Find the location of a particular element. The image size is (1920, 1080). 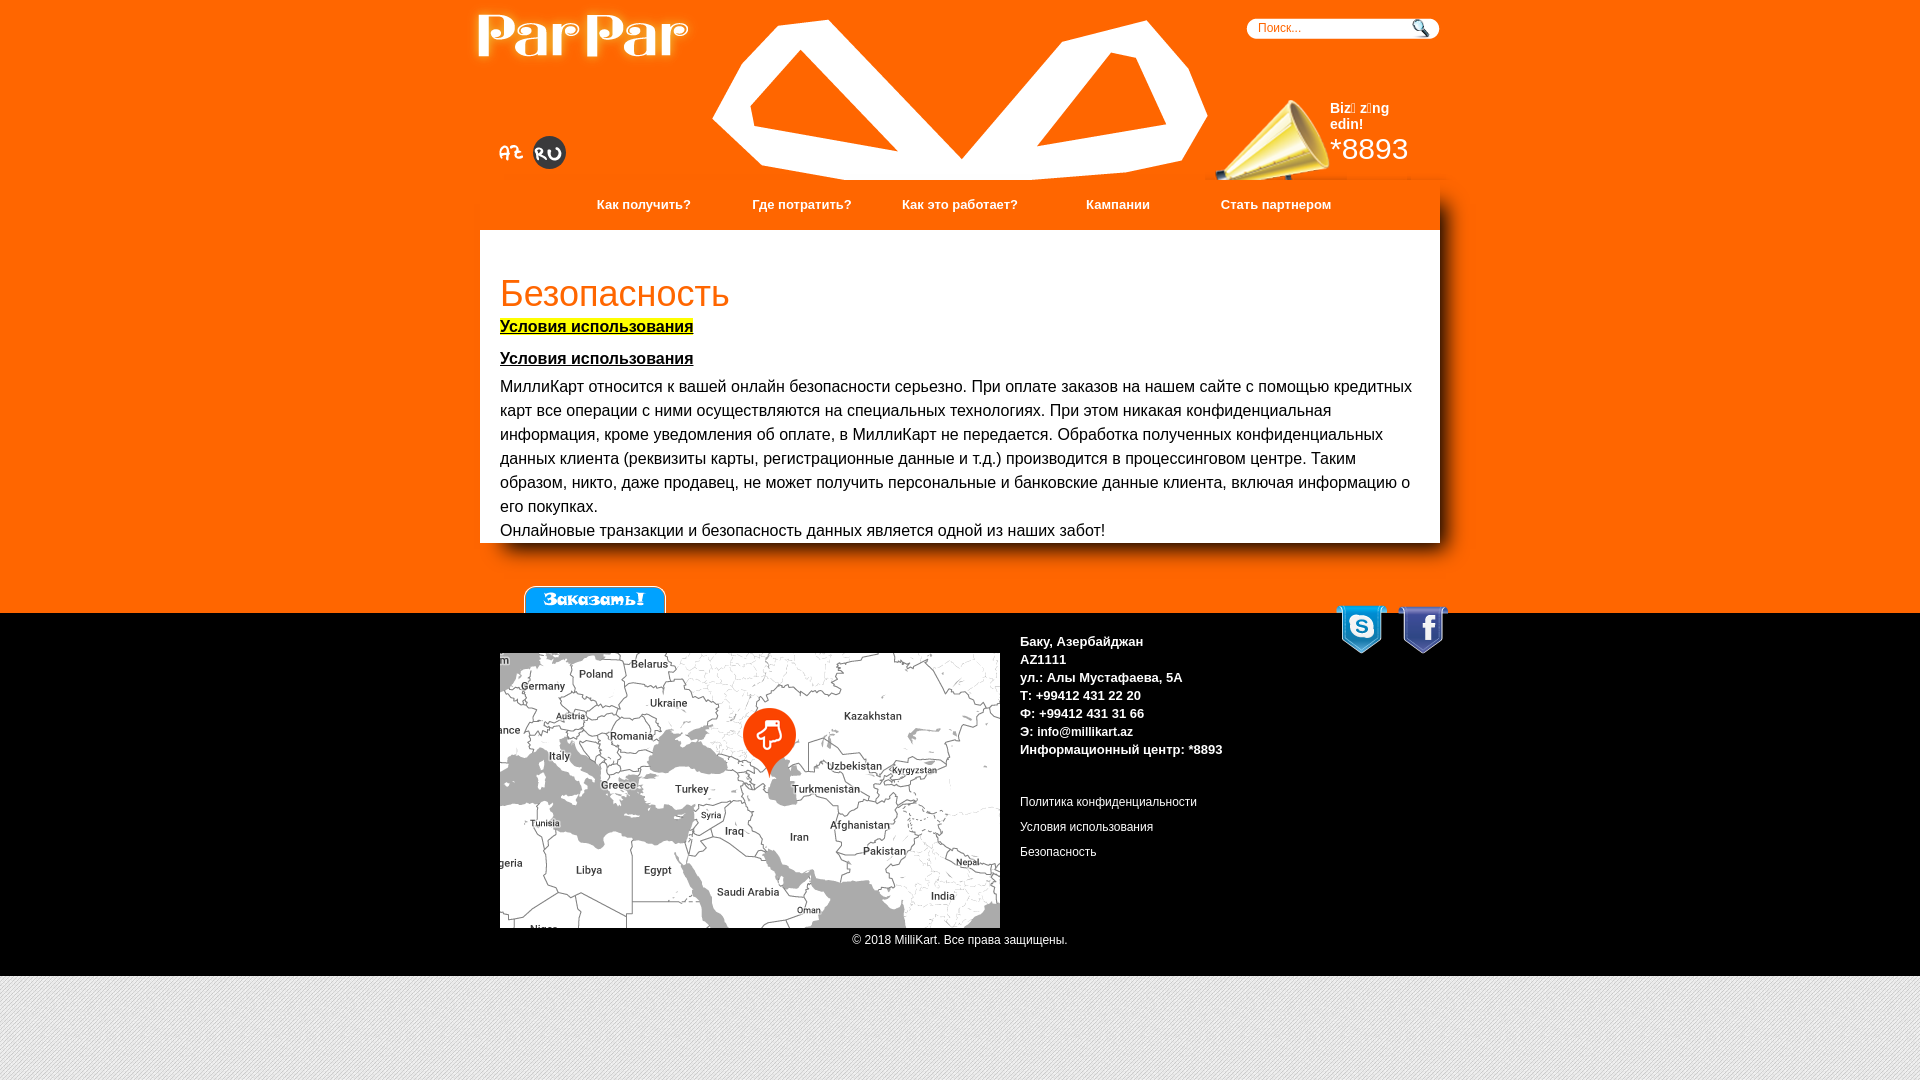

'Azeri (AZ)' is located at coordinates (510, 152).